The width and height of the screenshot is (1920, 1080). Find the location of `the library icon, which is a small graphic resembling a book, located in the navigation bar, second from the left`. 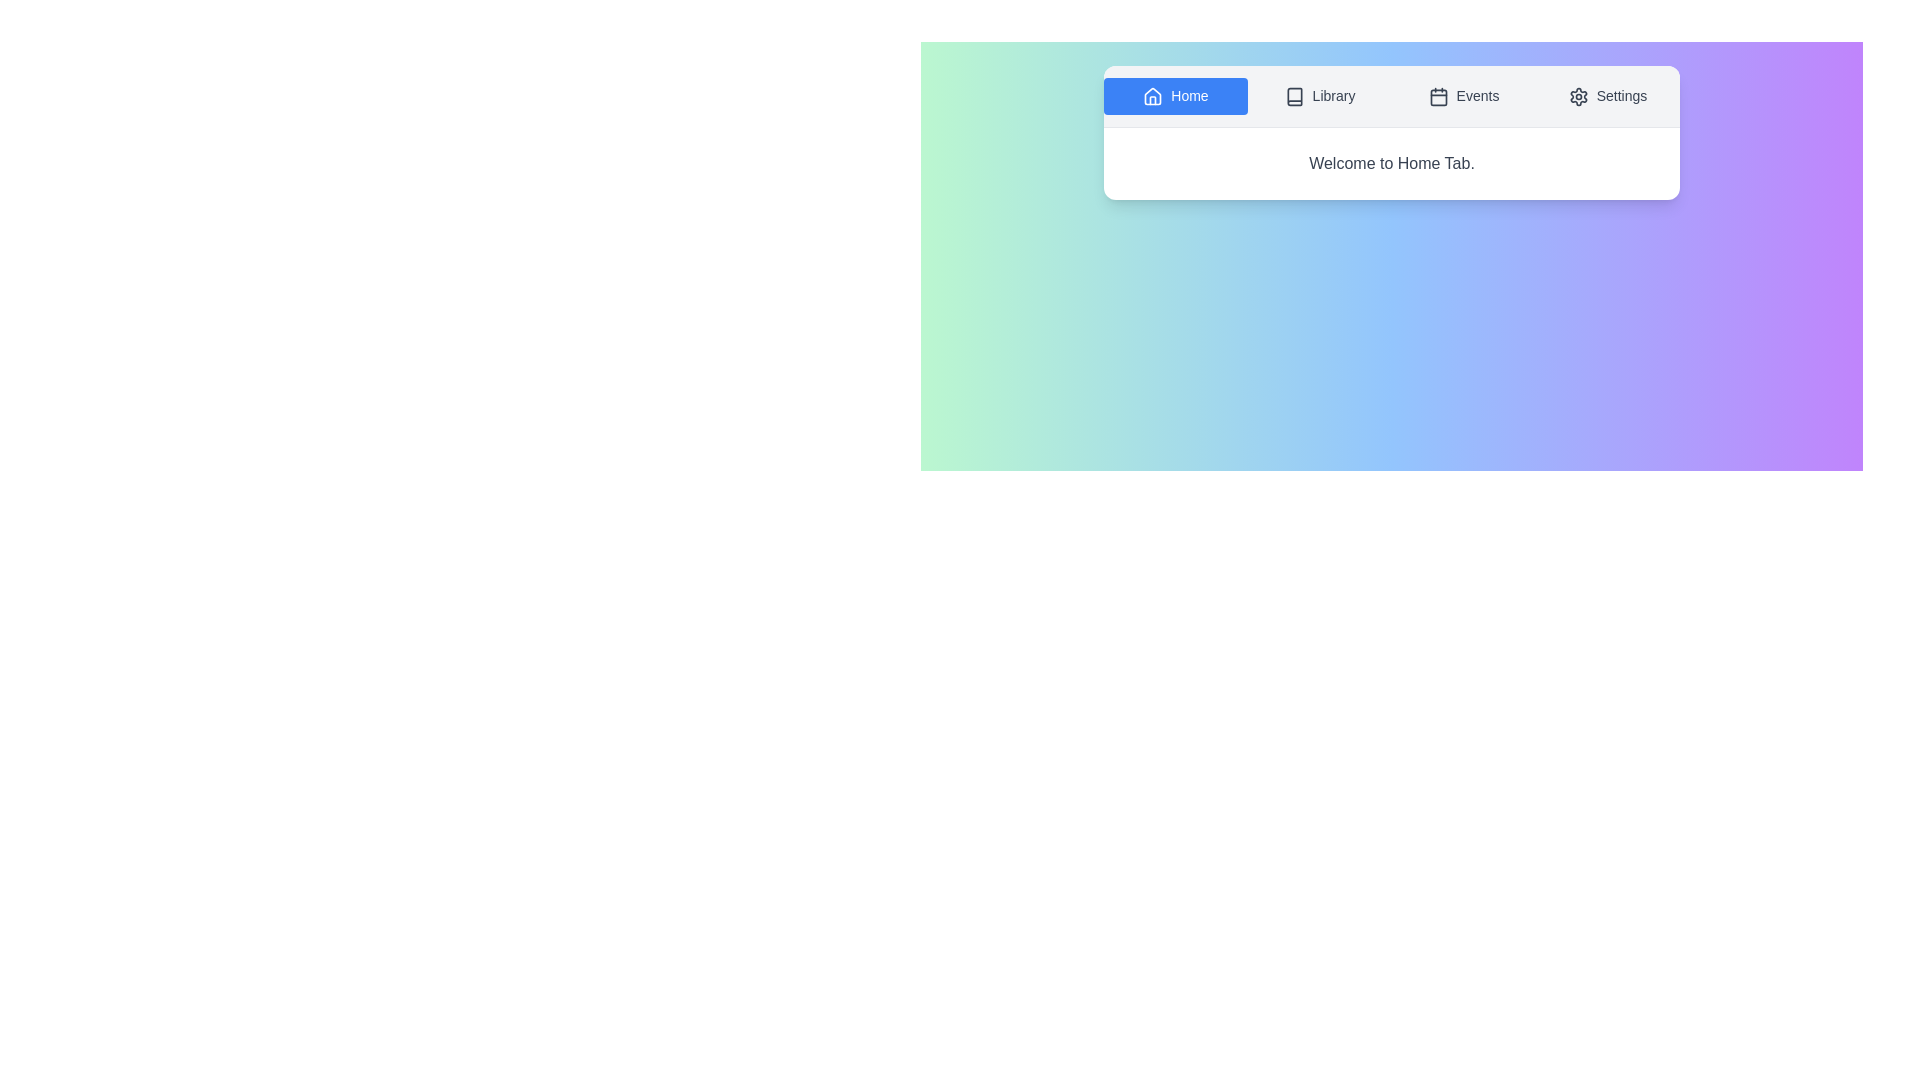

the library icon, which is a small graphic resembling a book, located in the navigation bar, second from the left is located at coordinates (1294, 97).